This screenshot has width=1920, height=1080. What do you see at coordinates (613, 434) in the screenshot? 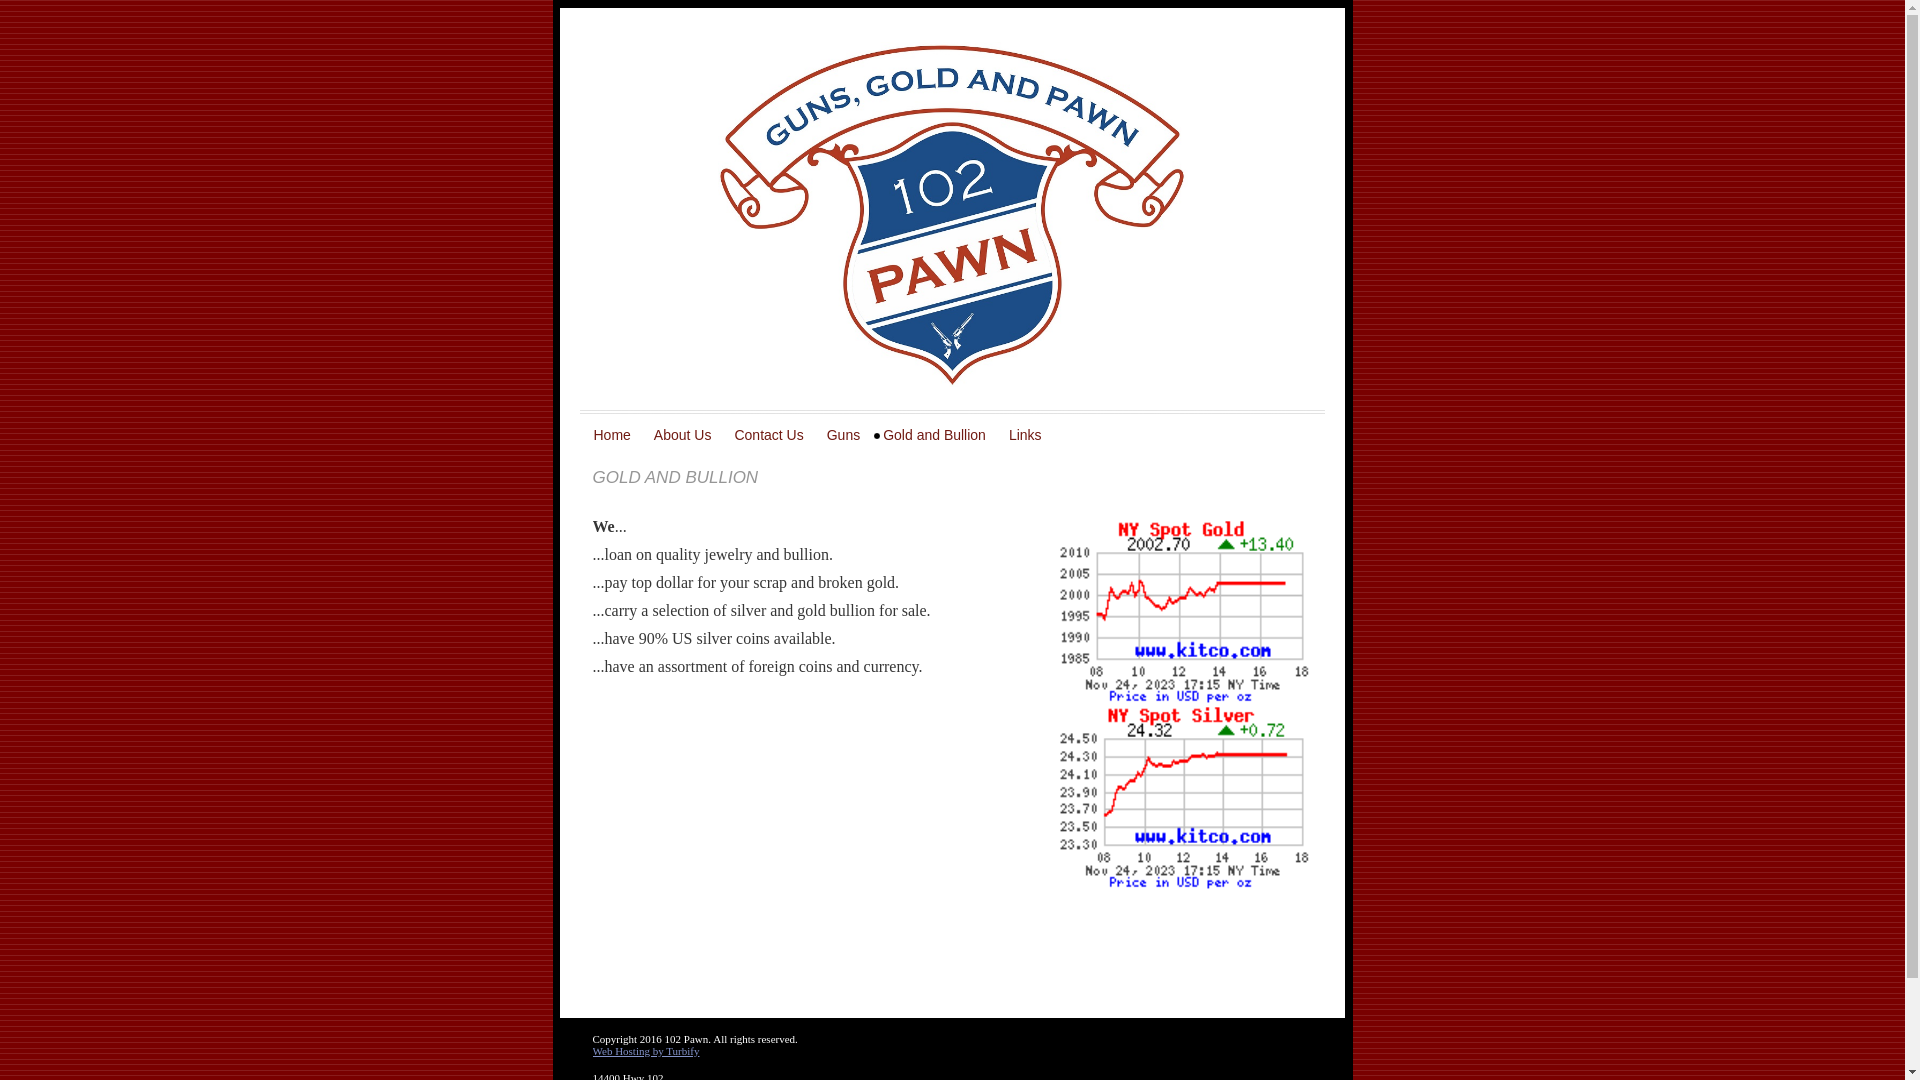
I see `'Home'` at bounding box center [613, 434].